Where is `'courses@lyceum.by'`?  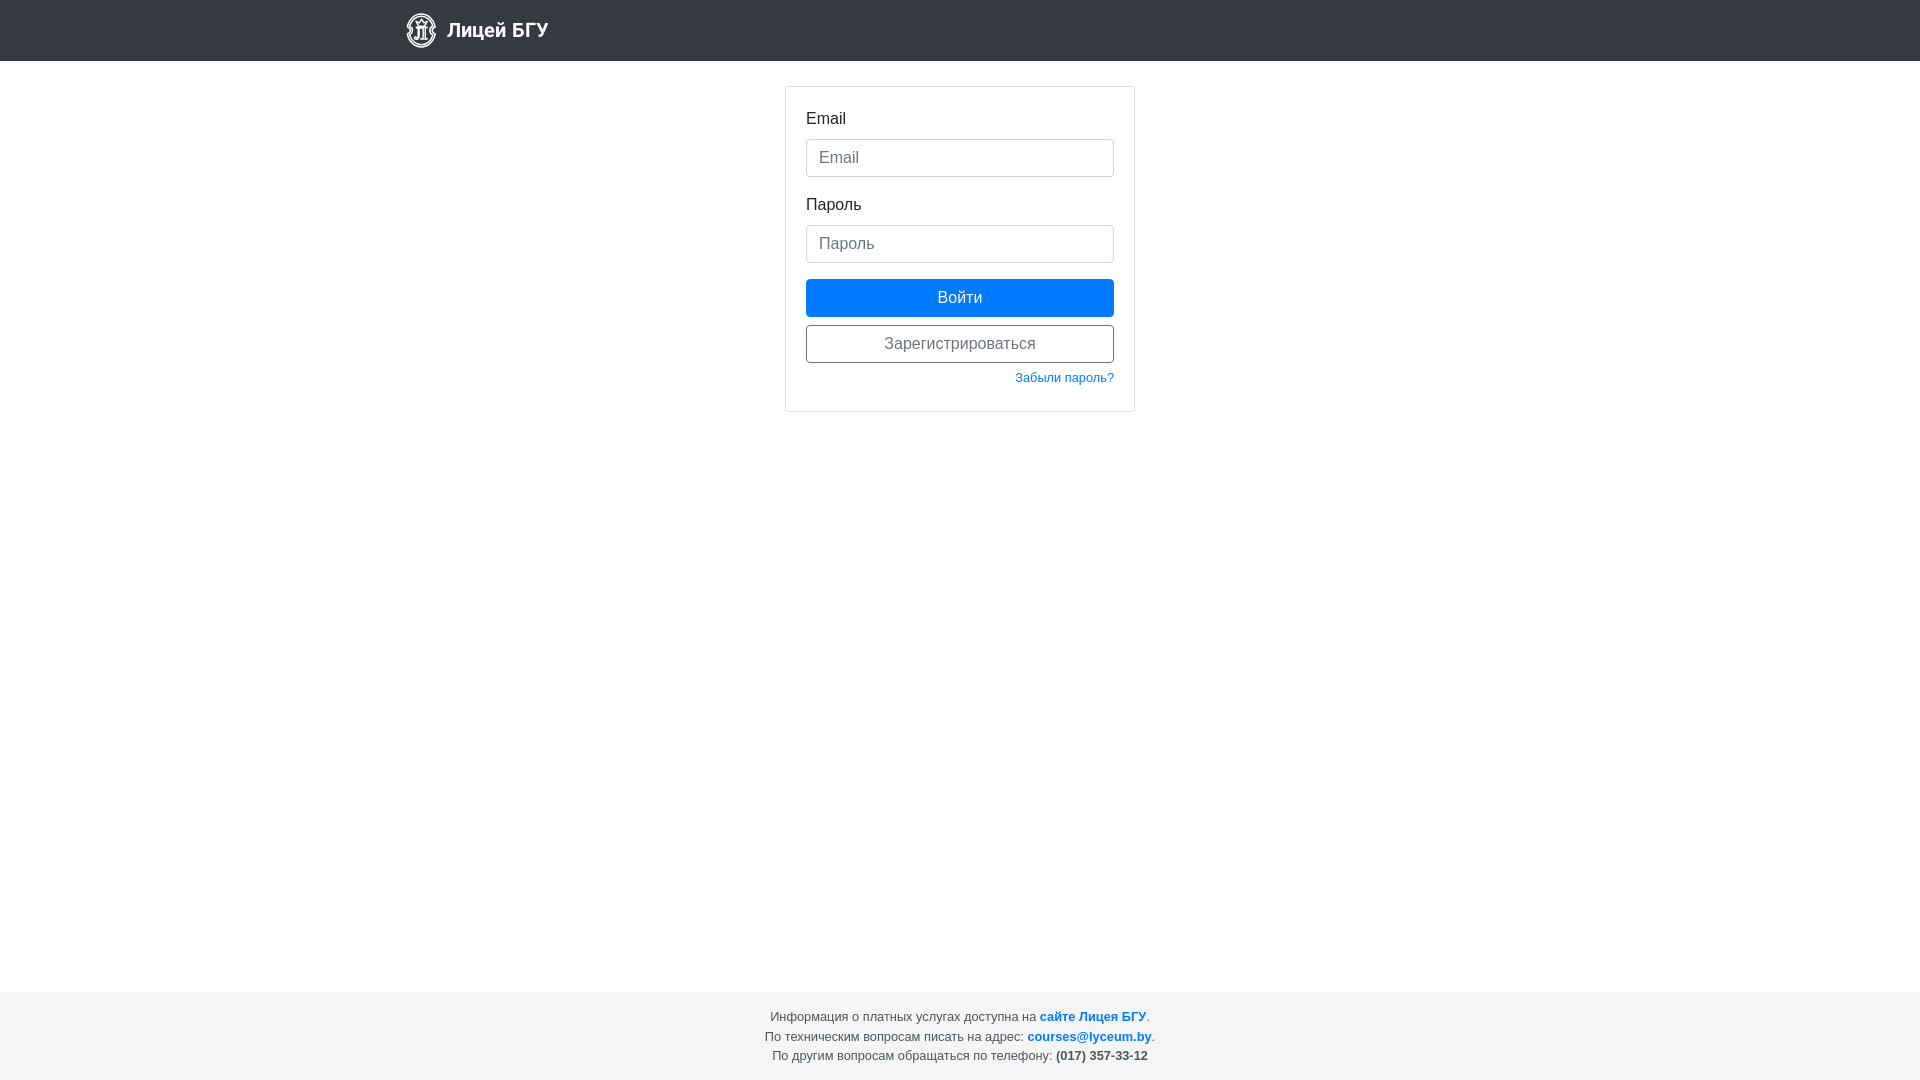 'courses@lyceum.by' is located at coordinates (1088, 1035).